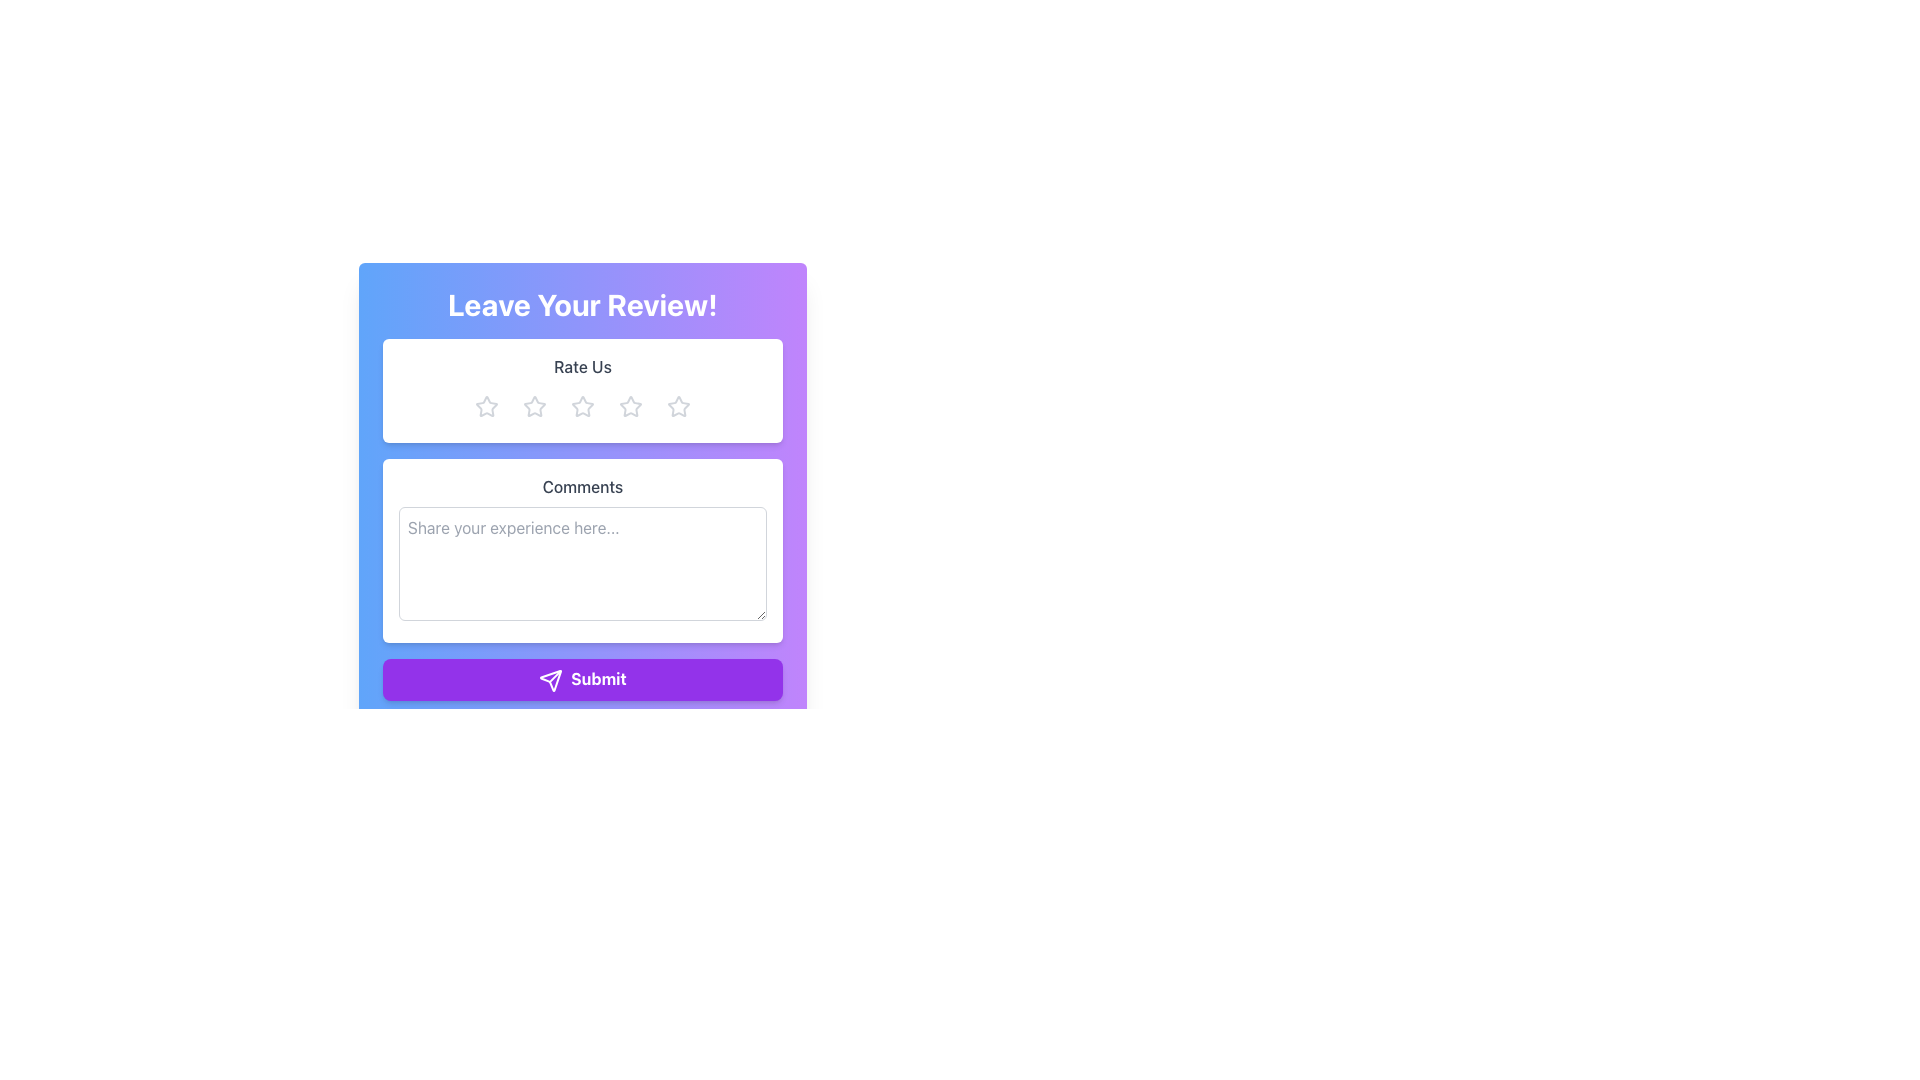 Image resolution: width=1920 pixels, height=1080 pixels. What do you see at coordinates (678, 405) in the screenshot?
I see `the fifth star icon in the rating input mechanism` at bounding box center [678, 405].